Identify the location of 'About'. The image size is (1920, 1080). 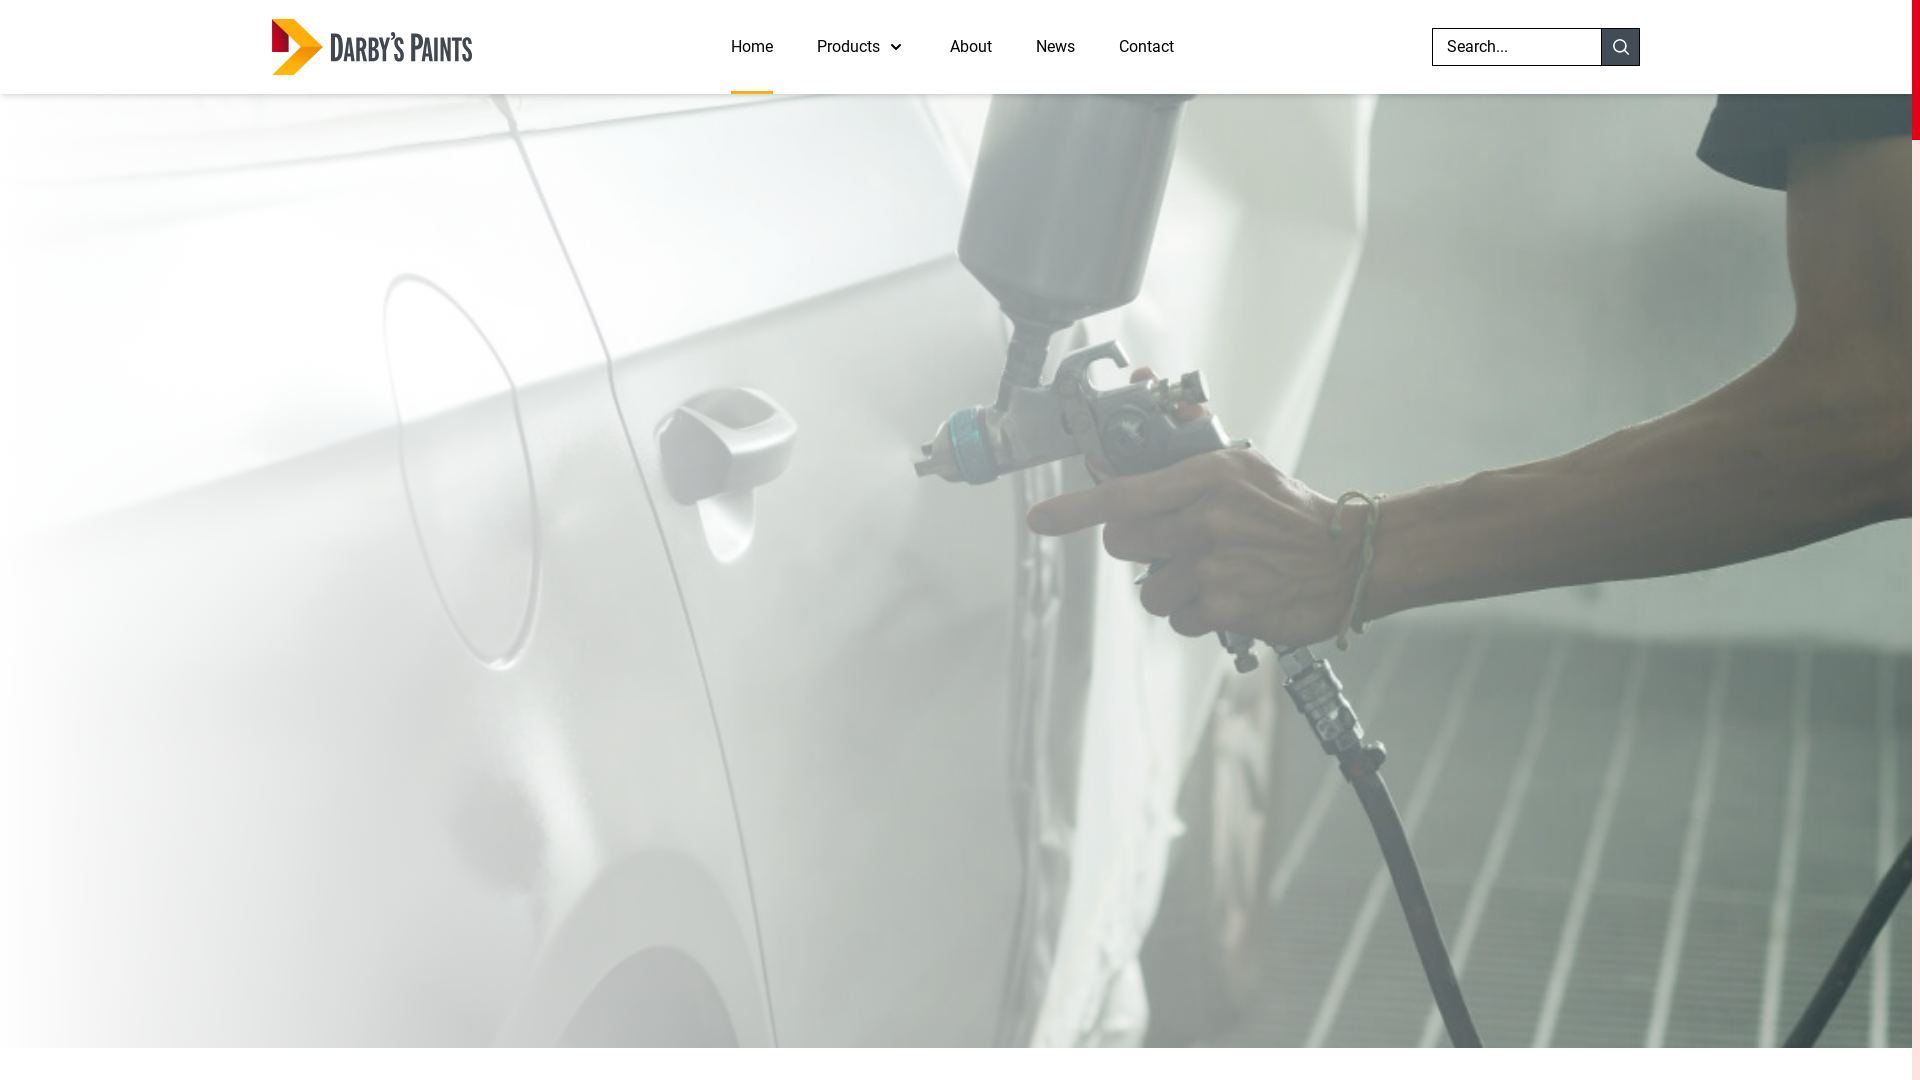
(970, 45).